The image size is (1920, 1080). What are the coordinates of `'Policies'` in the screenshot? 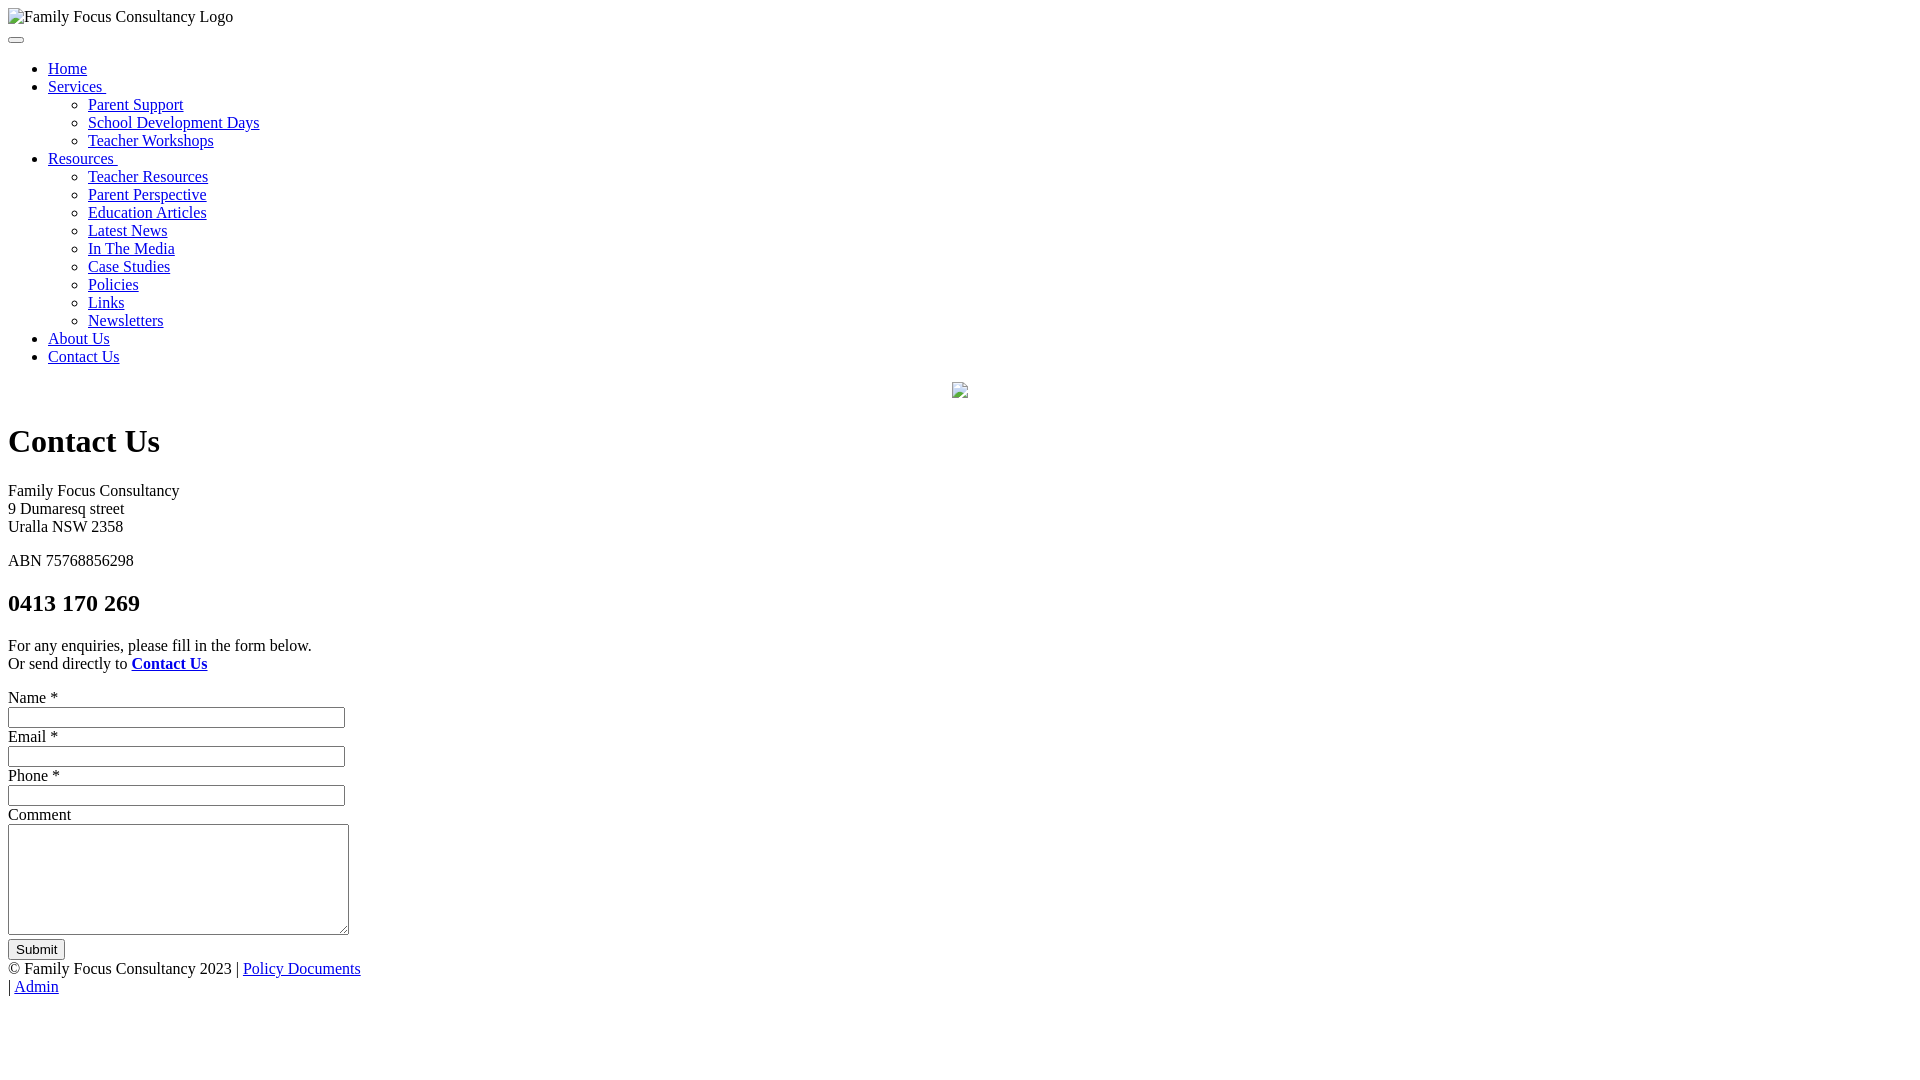 It's located at (112, 284).